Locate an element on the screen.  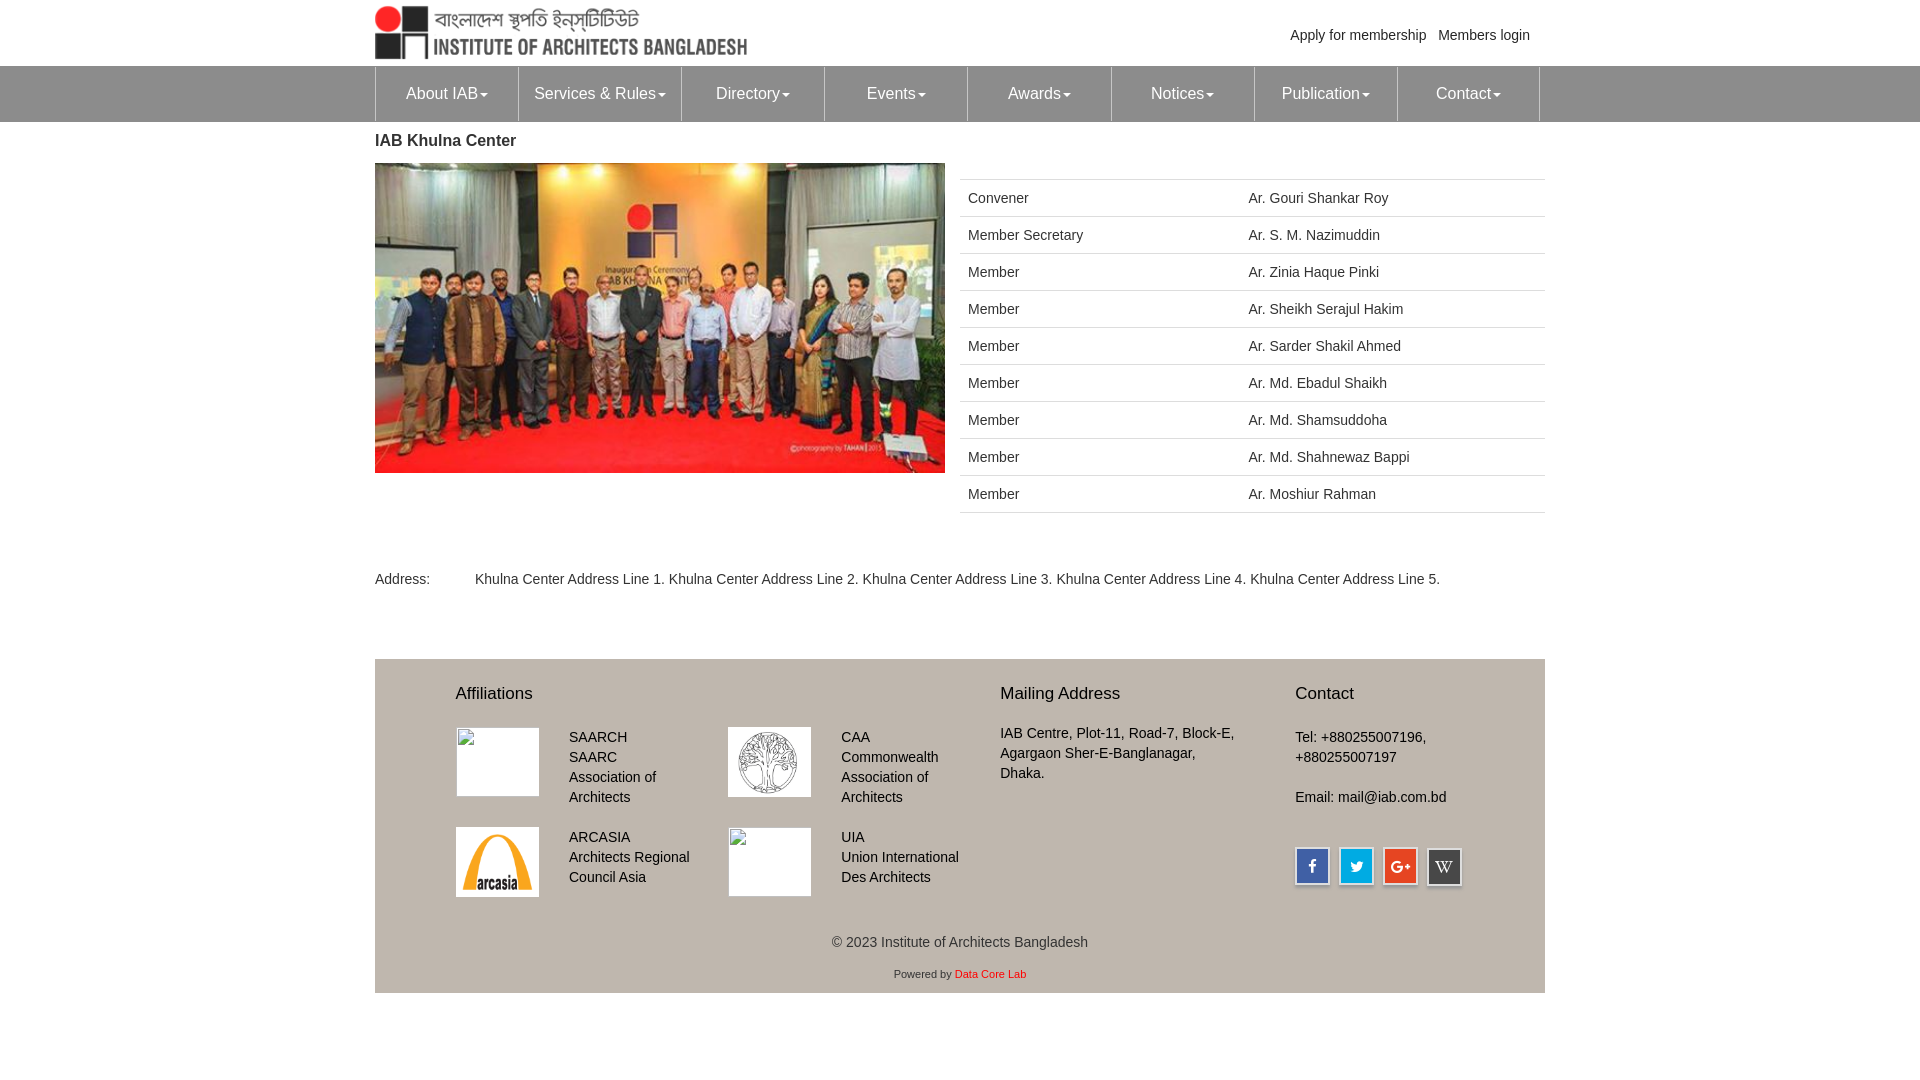
'Contact' is located at coordinates (1468, 93).